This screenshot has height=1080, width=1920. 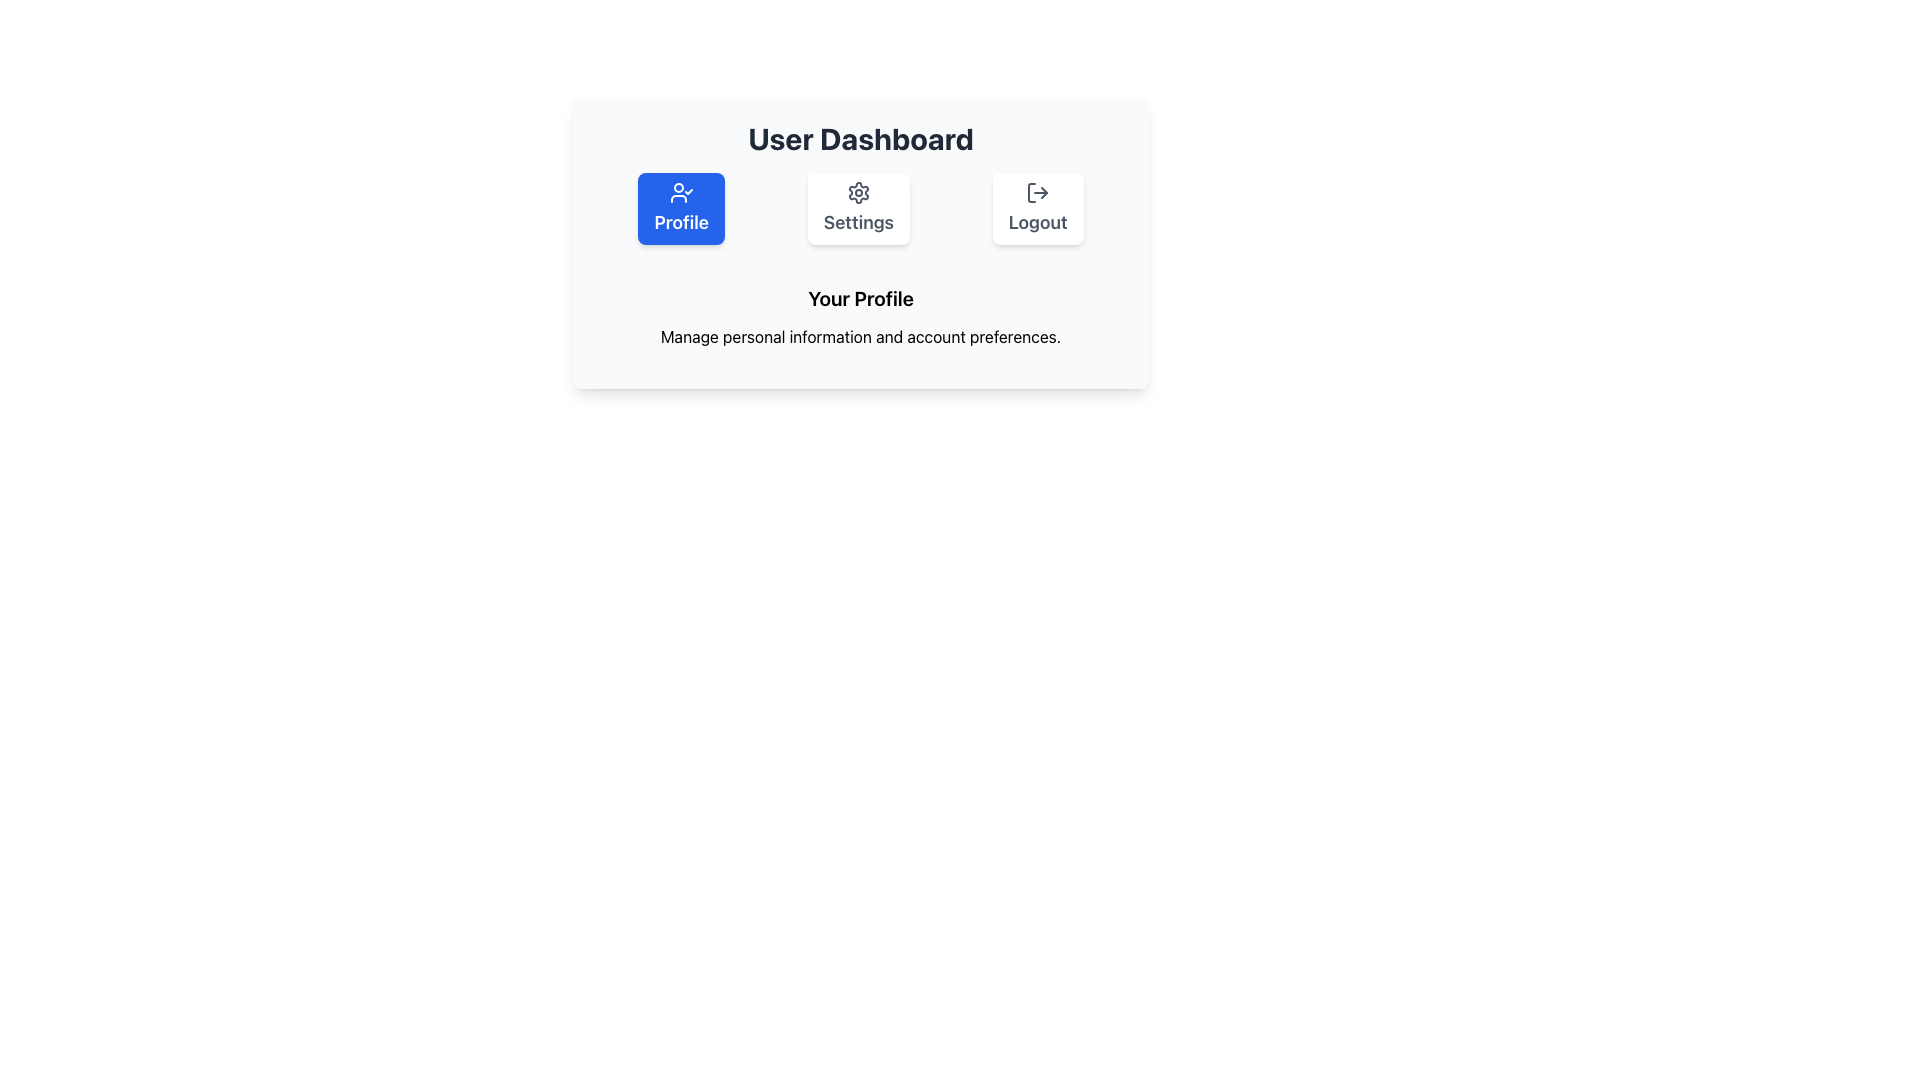 What do you see at coordinates (681, 223) in the screenshot?
I see `the 'Profile' button which contains the text label in white on a blue background, located below the 'User Dashboard' heading` at bounding box center [681, 223].